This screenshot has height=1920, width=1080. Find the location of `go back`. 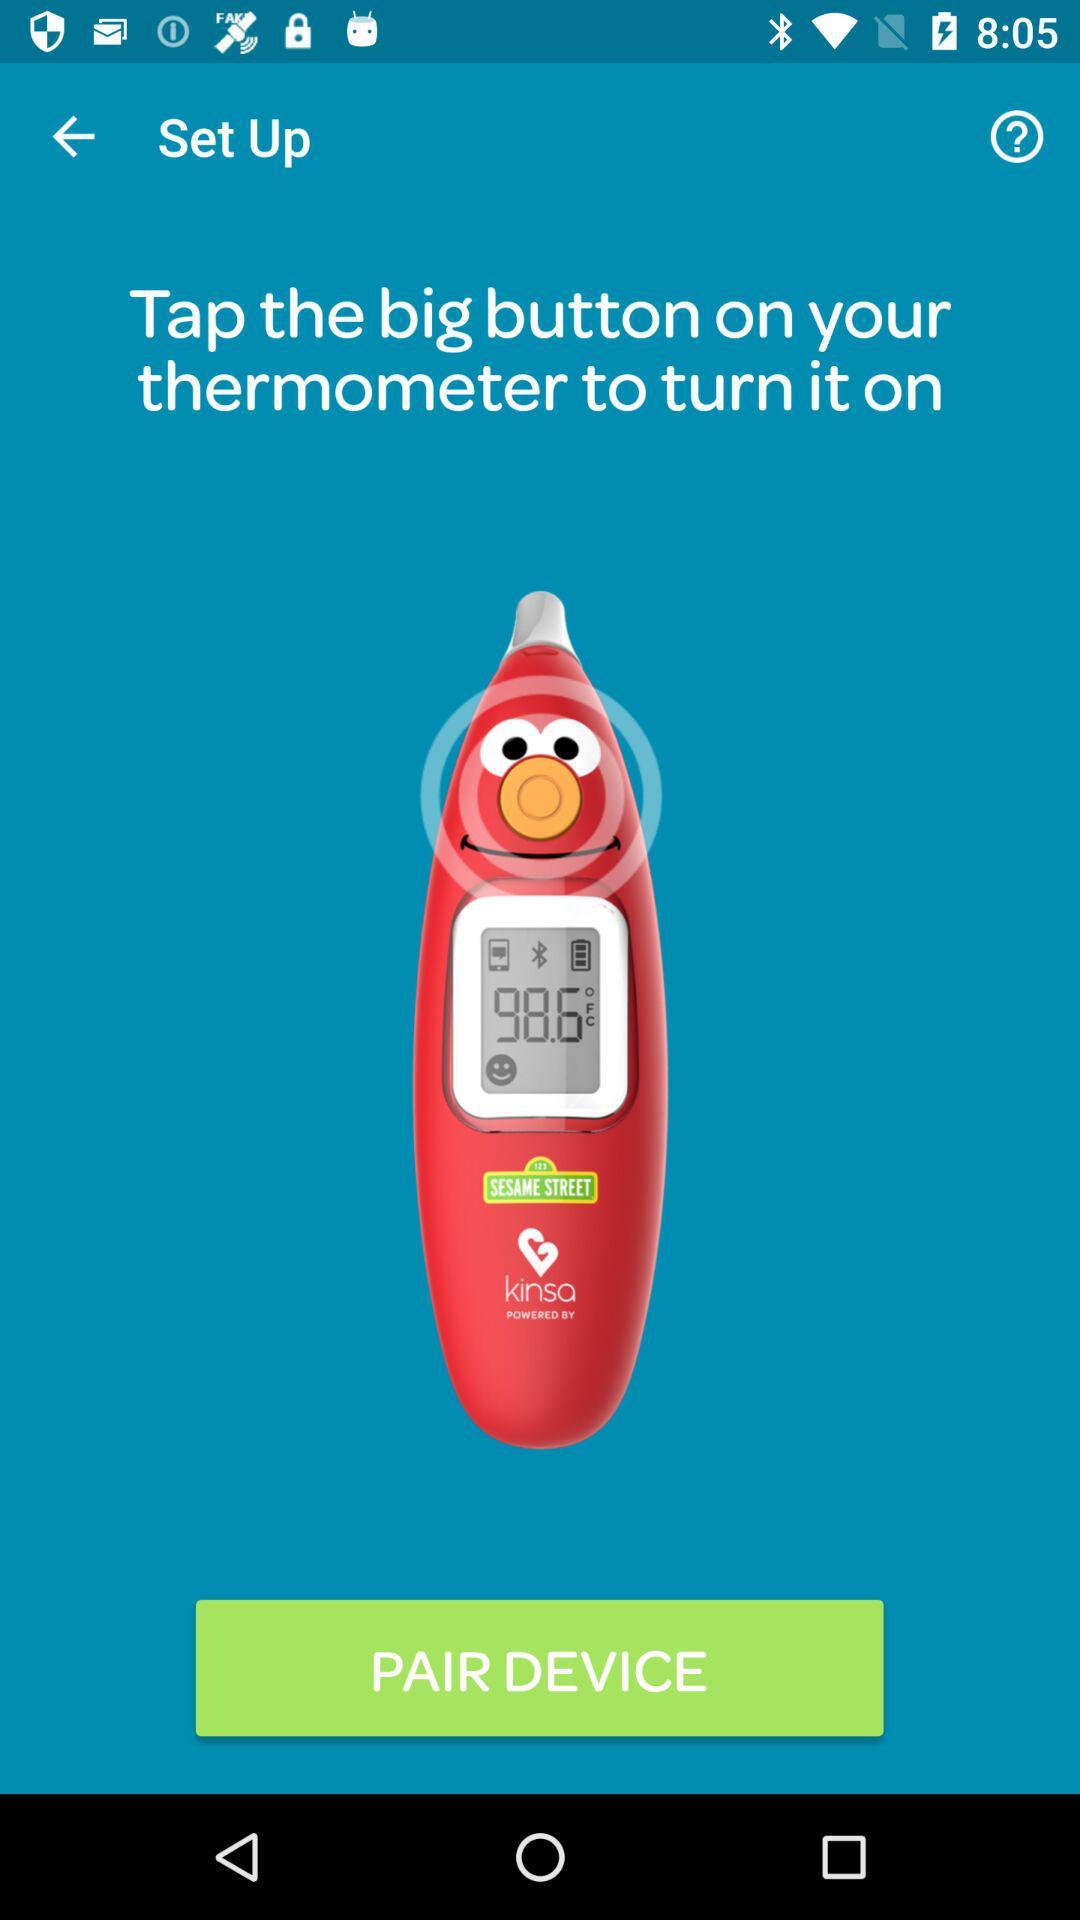

go back is located at coordinates (72, 135).